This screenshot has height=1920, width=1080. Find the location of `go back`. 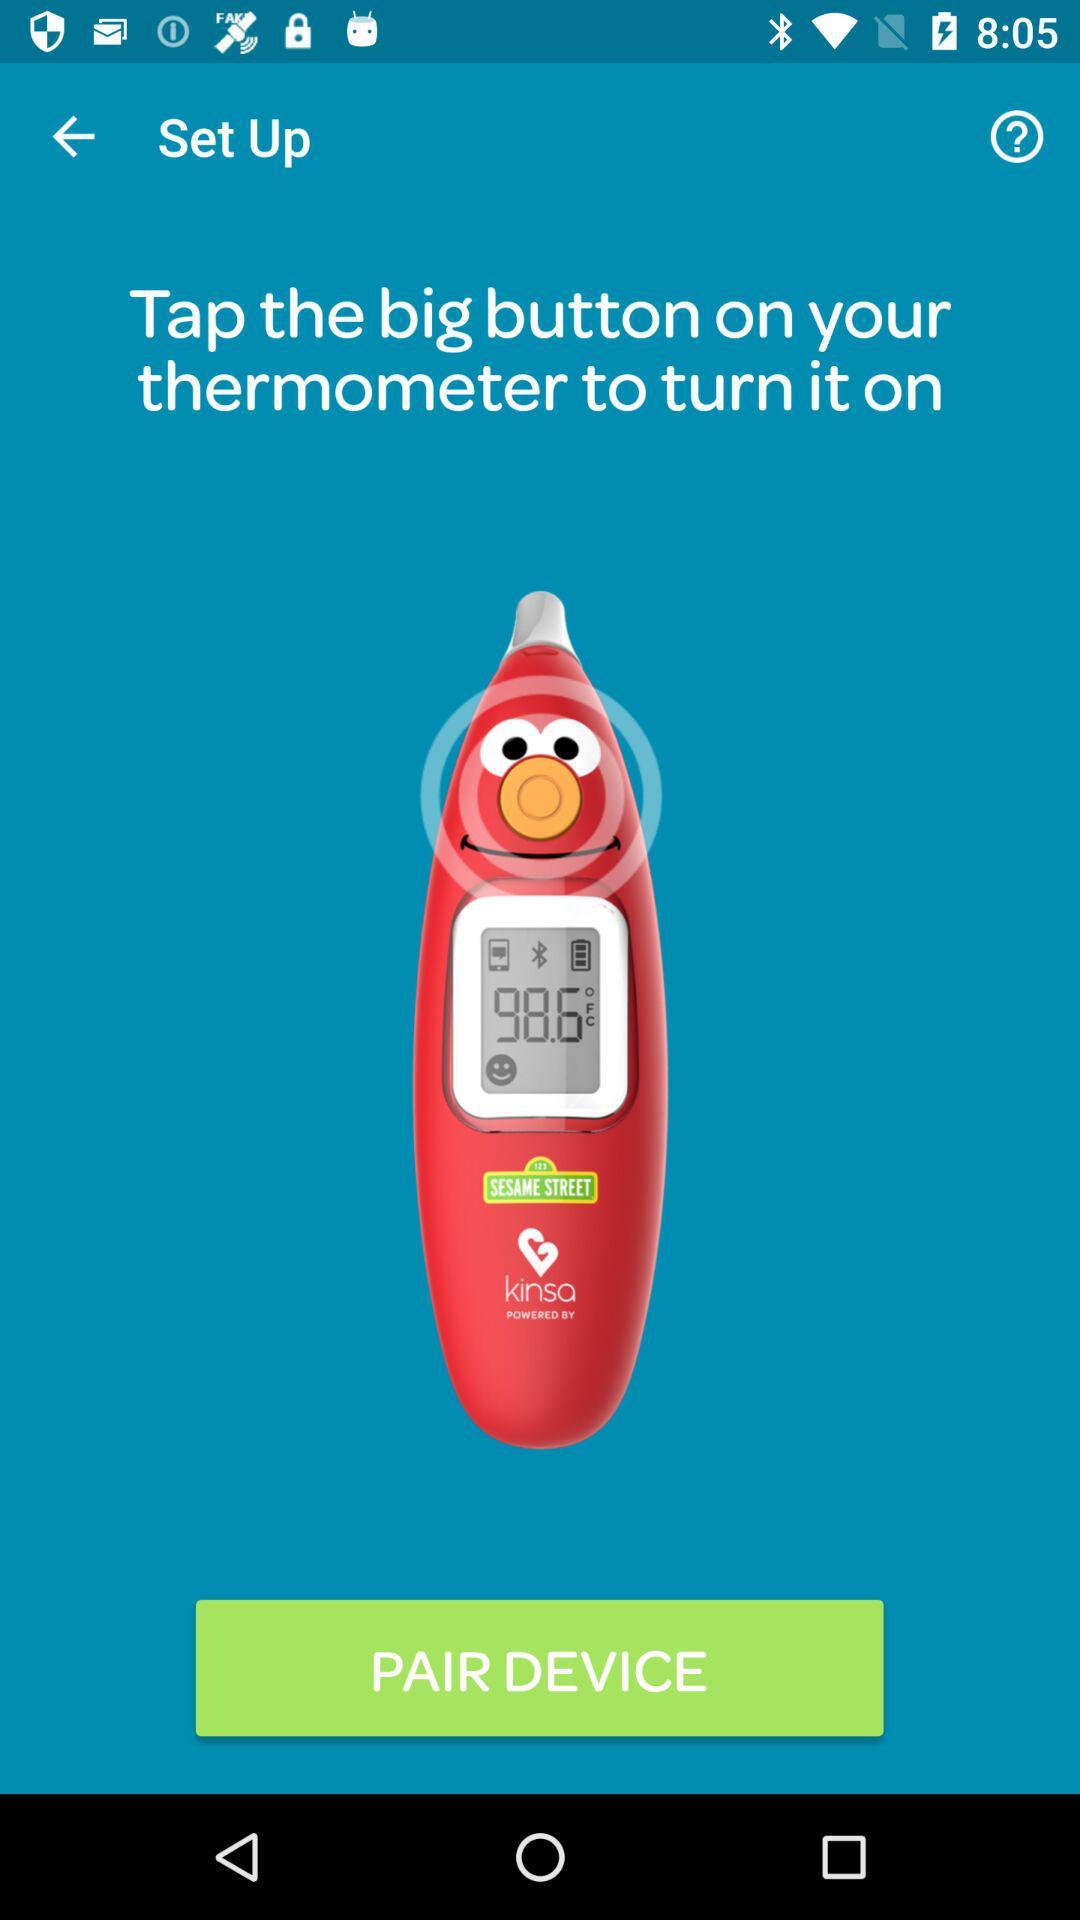

go back is located at coordinates (72, 135).